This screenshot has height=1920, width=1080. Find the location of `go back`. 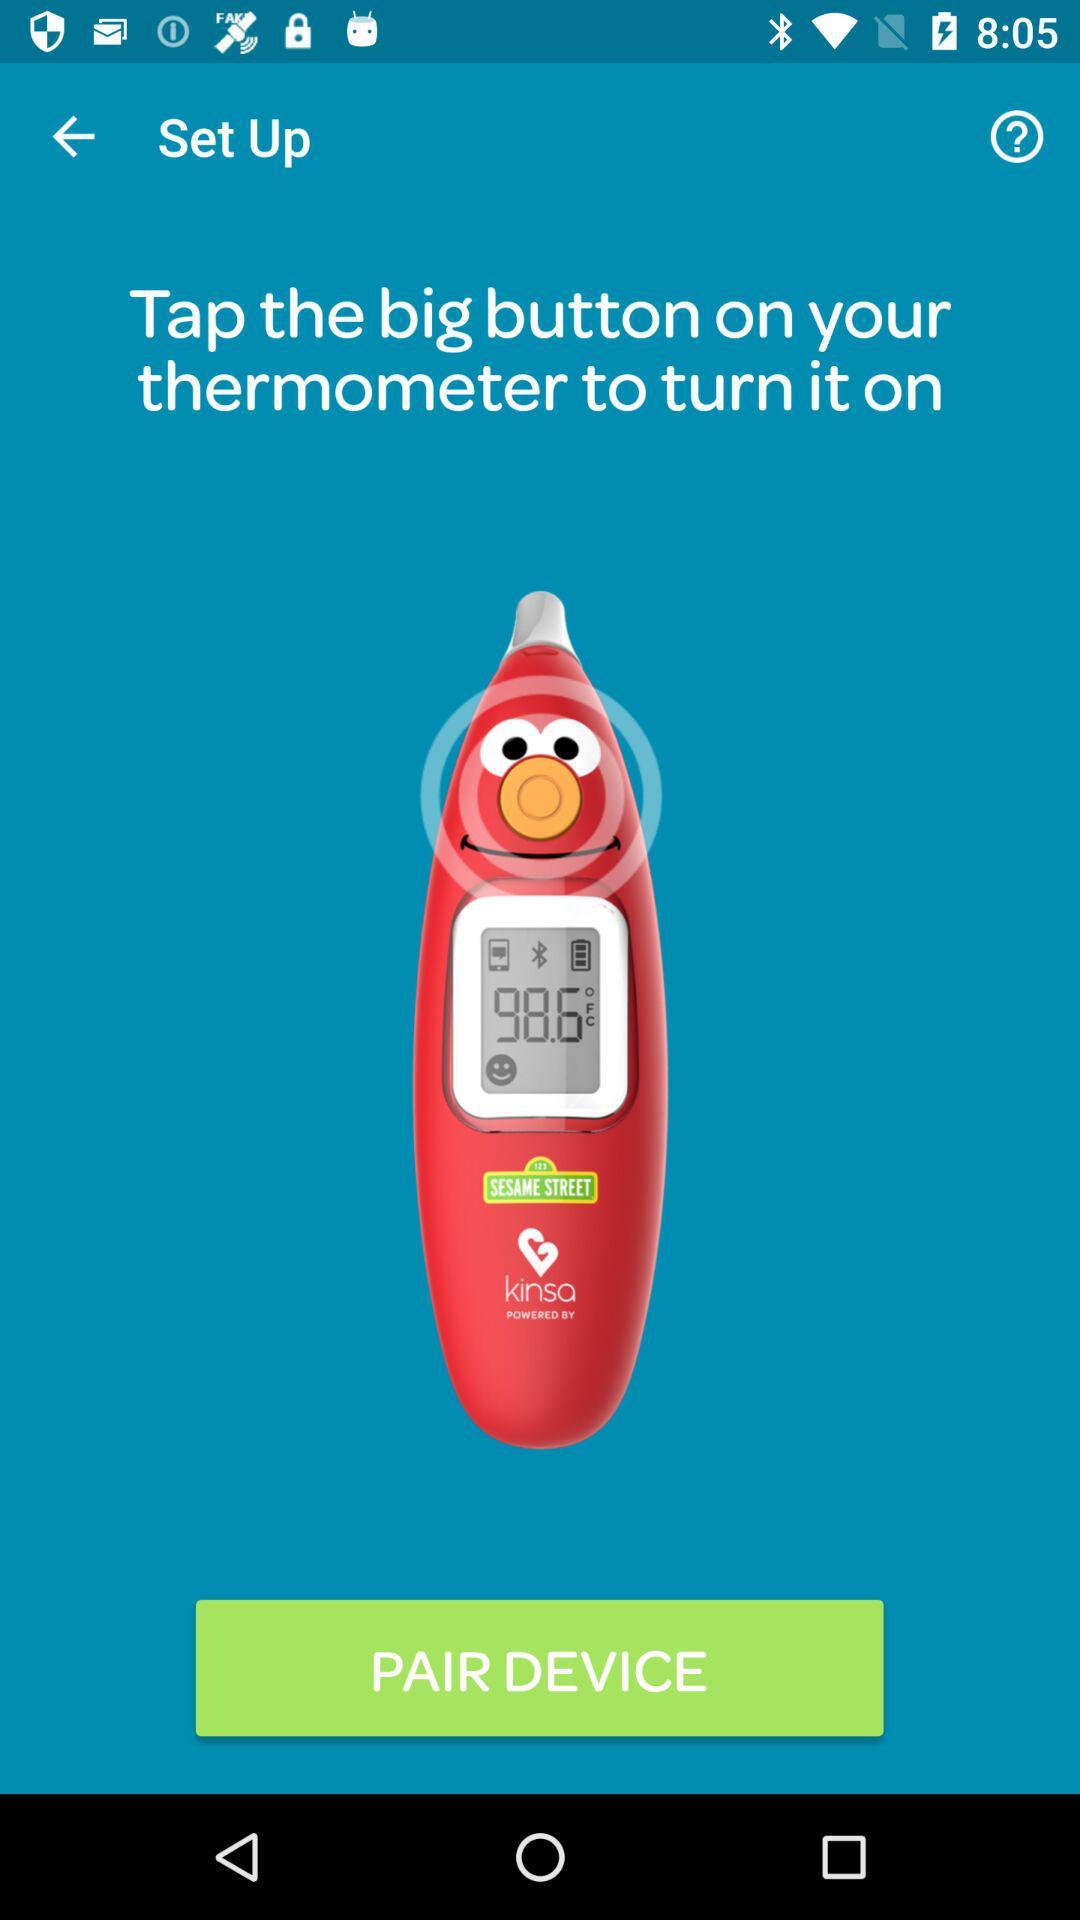

go back is located at coordinates (72, 135).